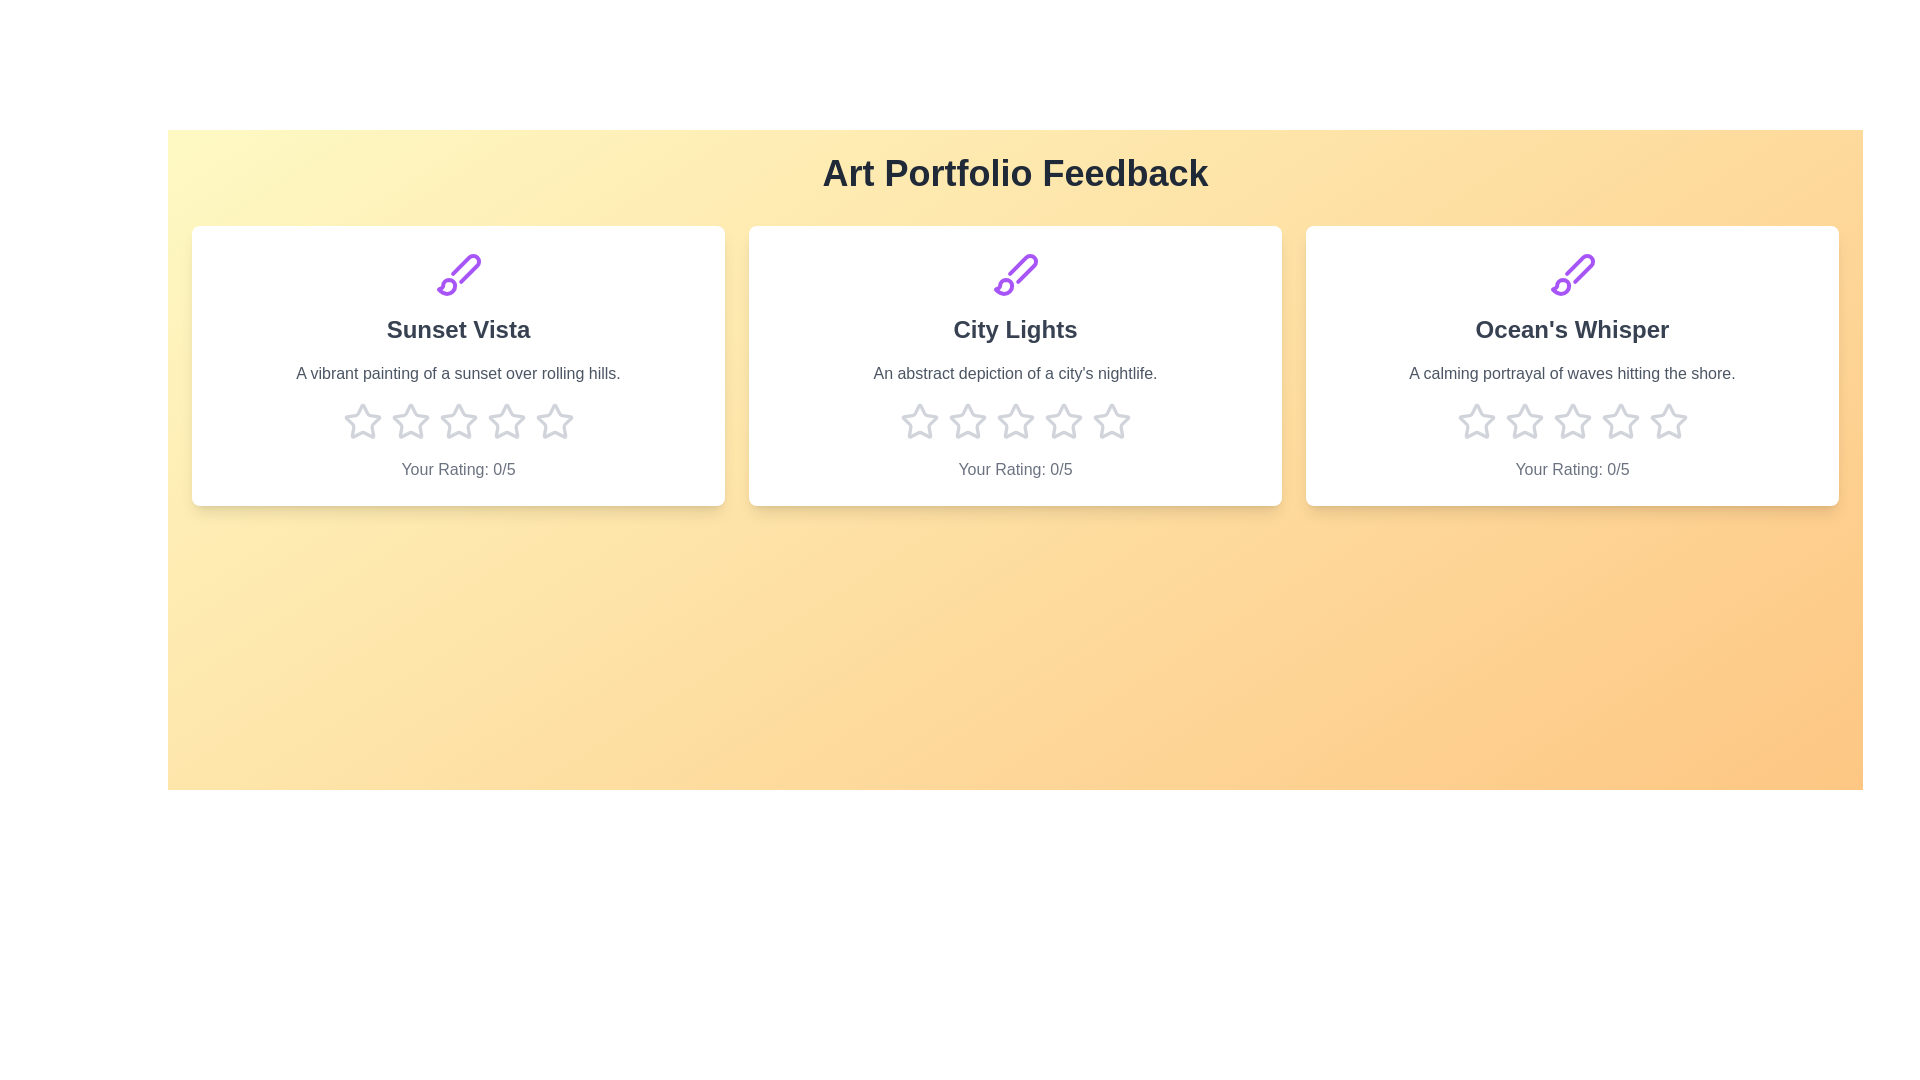 This screenshot has width=1920, height=1080. Describe the element at coordinates (554, 420) in the screenshot. I see `the star corresponding to 5 stars for the artwork titled 'Sunset Vista'` at that location.